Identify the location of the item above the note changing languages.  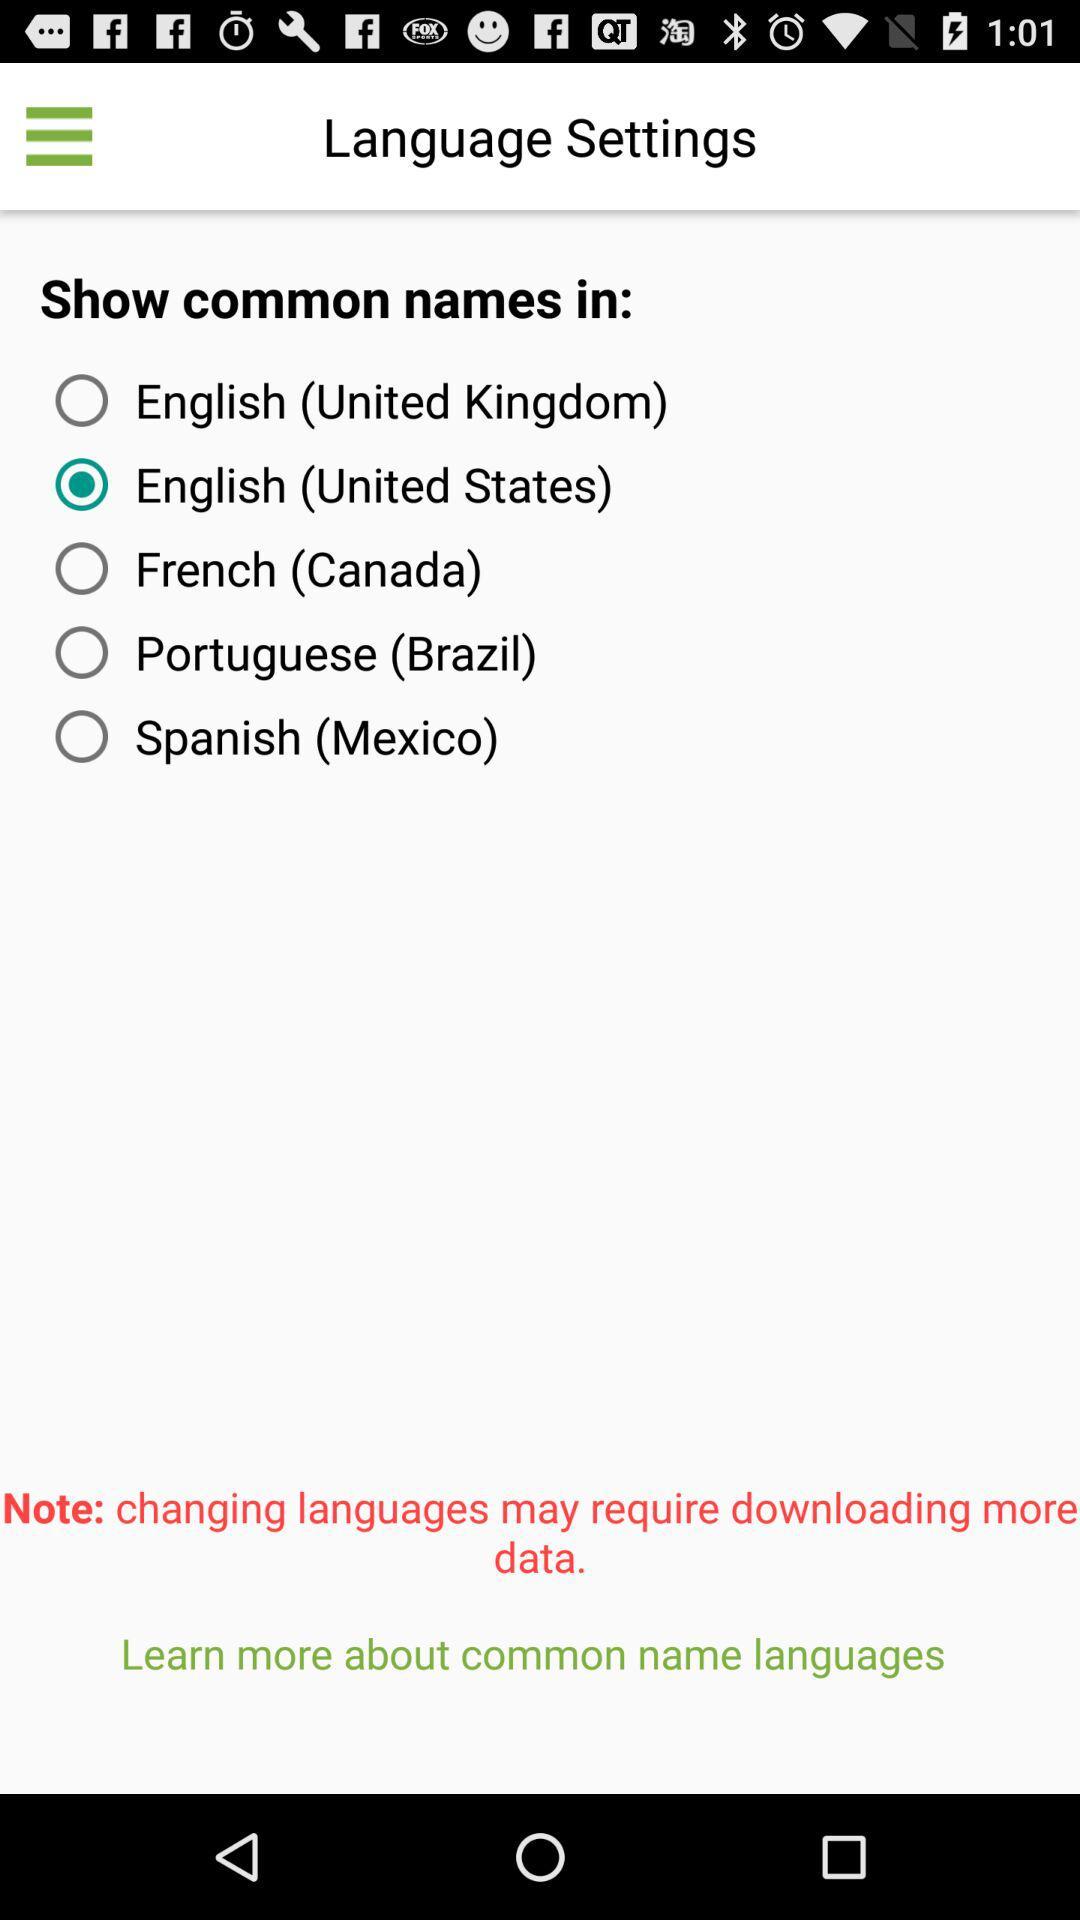
(273, 735).